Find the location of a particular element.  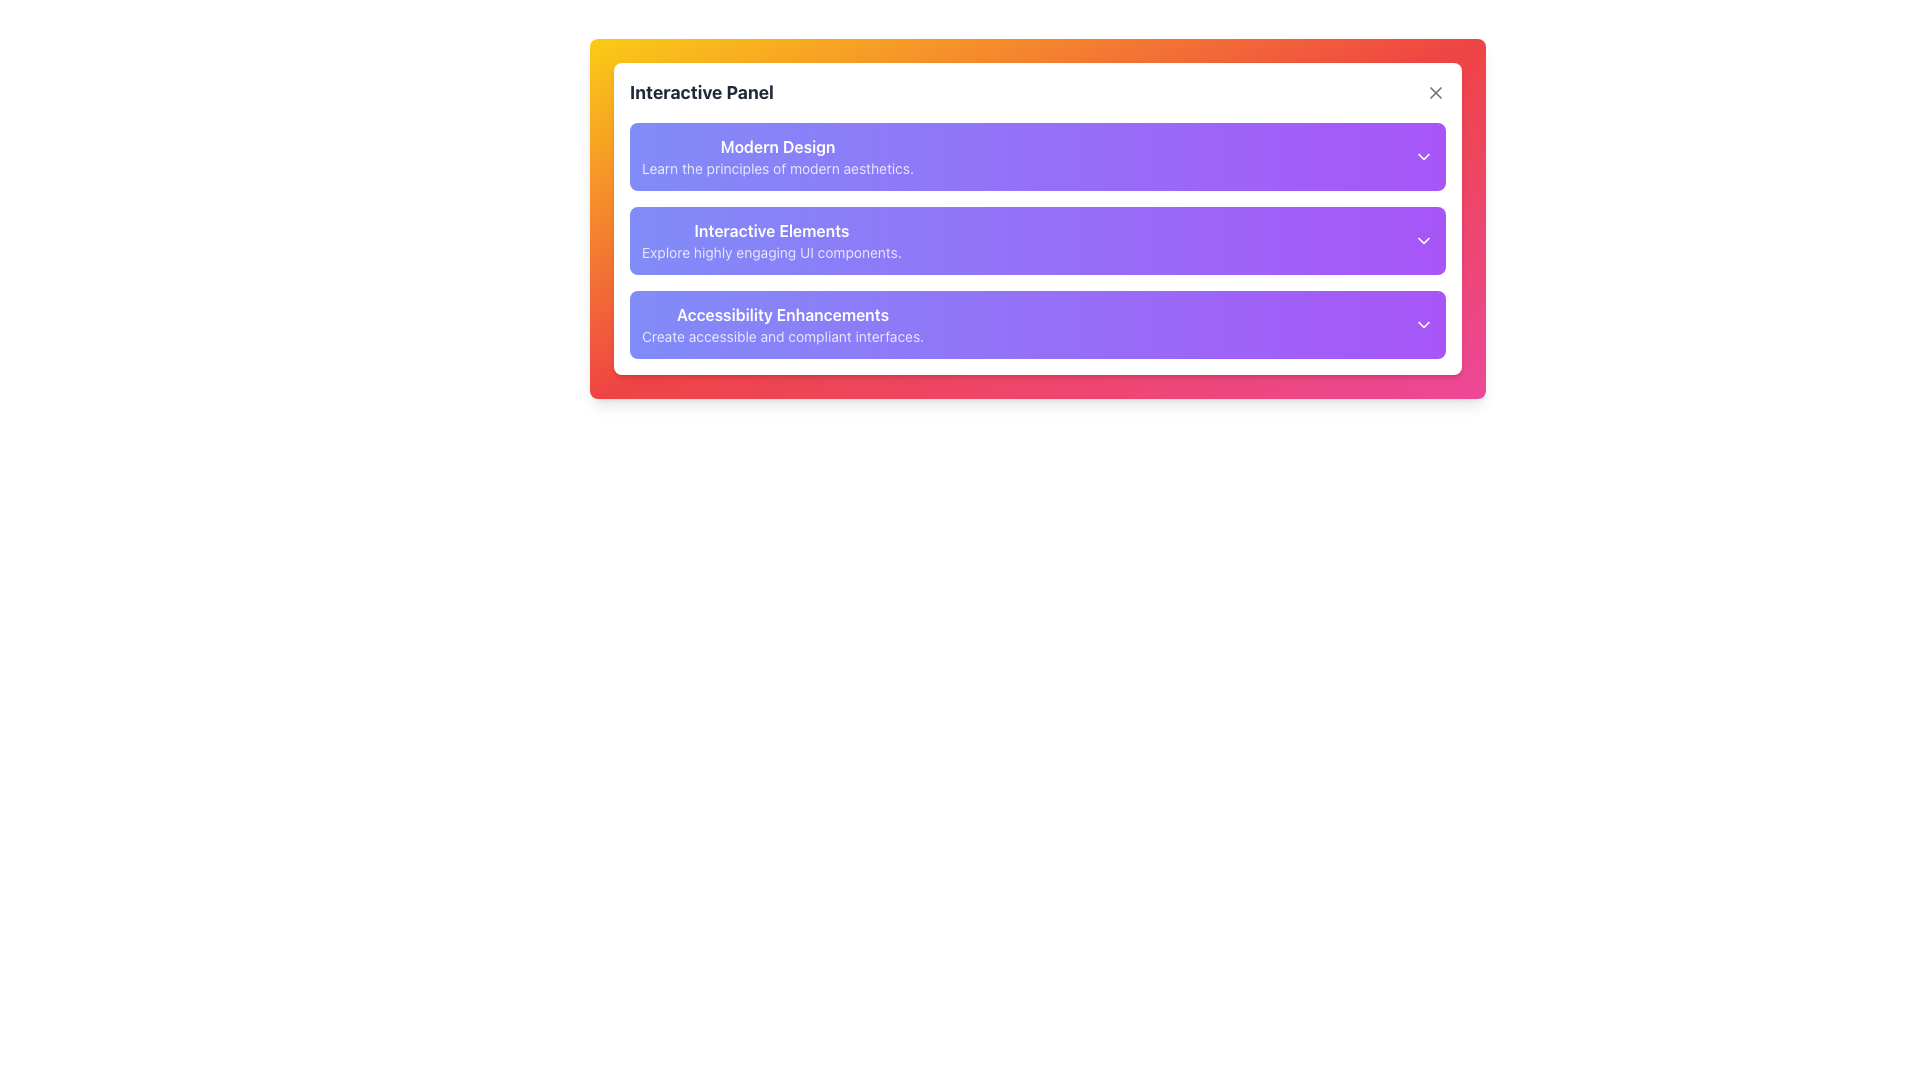

the 'Modern Design' text block element, which displays 'Modern Design' in bold white font and 'Learn the principles of modern aesthetics.' in a vertical list within a panel is located at coordinates (776, 156).